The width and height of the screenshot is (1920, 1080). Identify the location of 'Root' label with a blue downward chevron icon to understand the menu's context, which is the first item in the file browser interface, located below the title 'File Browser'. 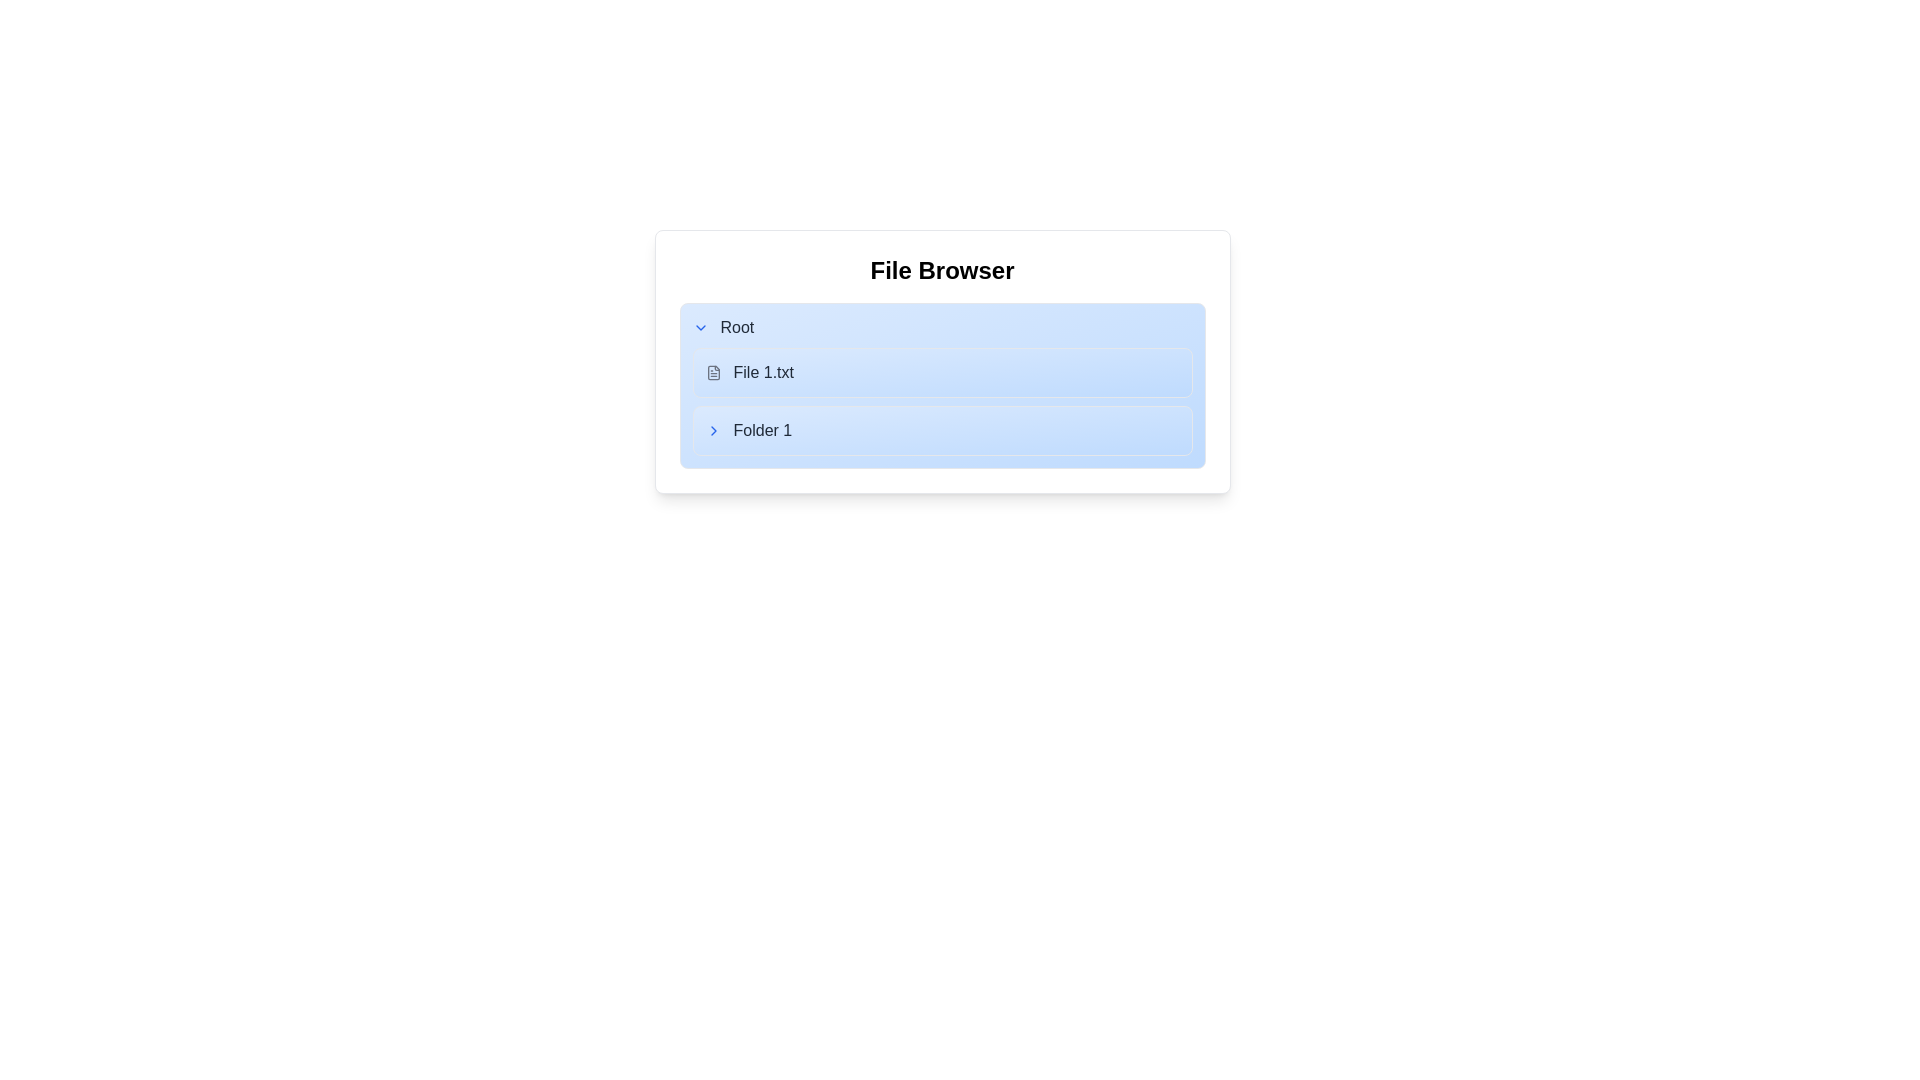
(722, 326).